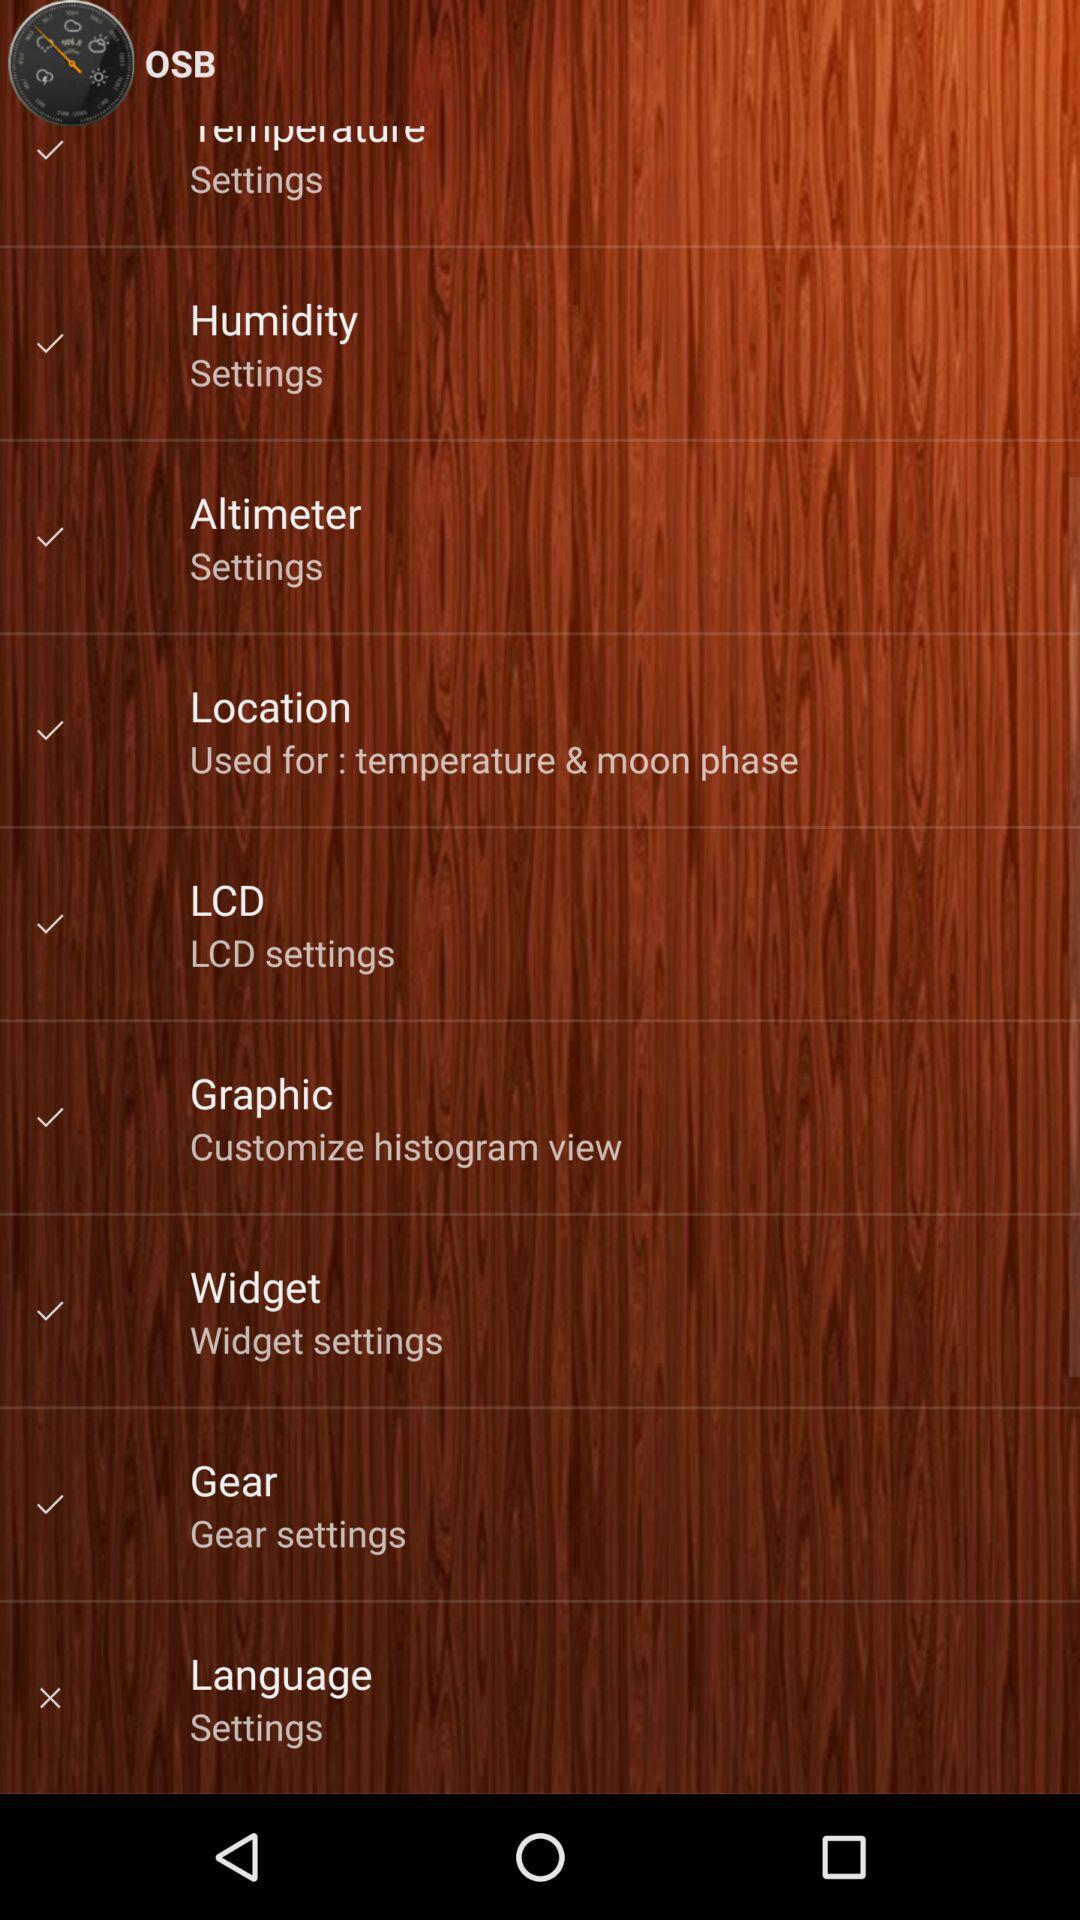 The height and width of the screenshot is (1920, 1080). Describe the element at coordinates (260, 1091) in the screenshot. I see `the graphic` at that location.